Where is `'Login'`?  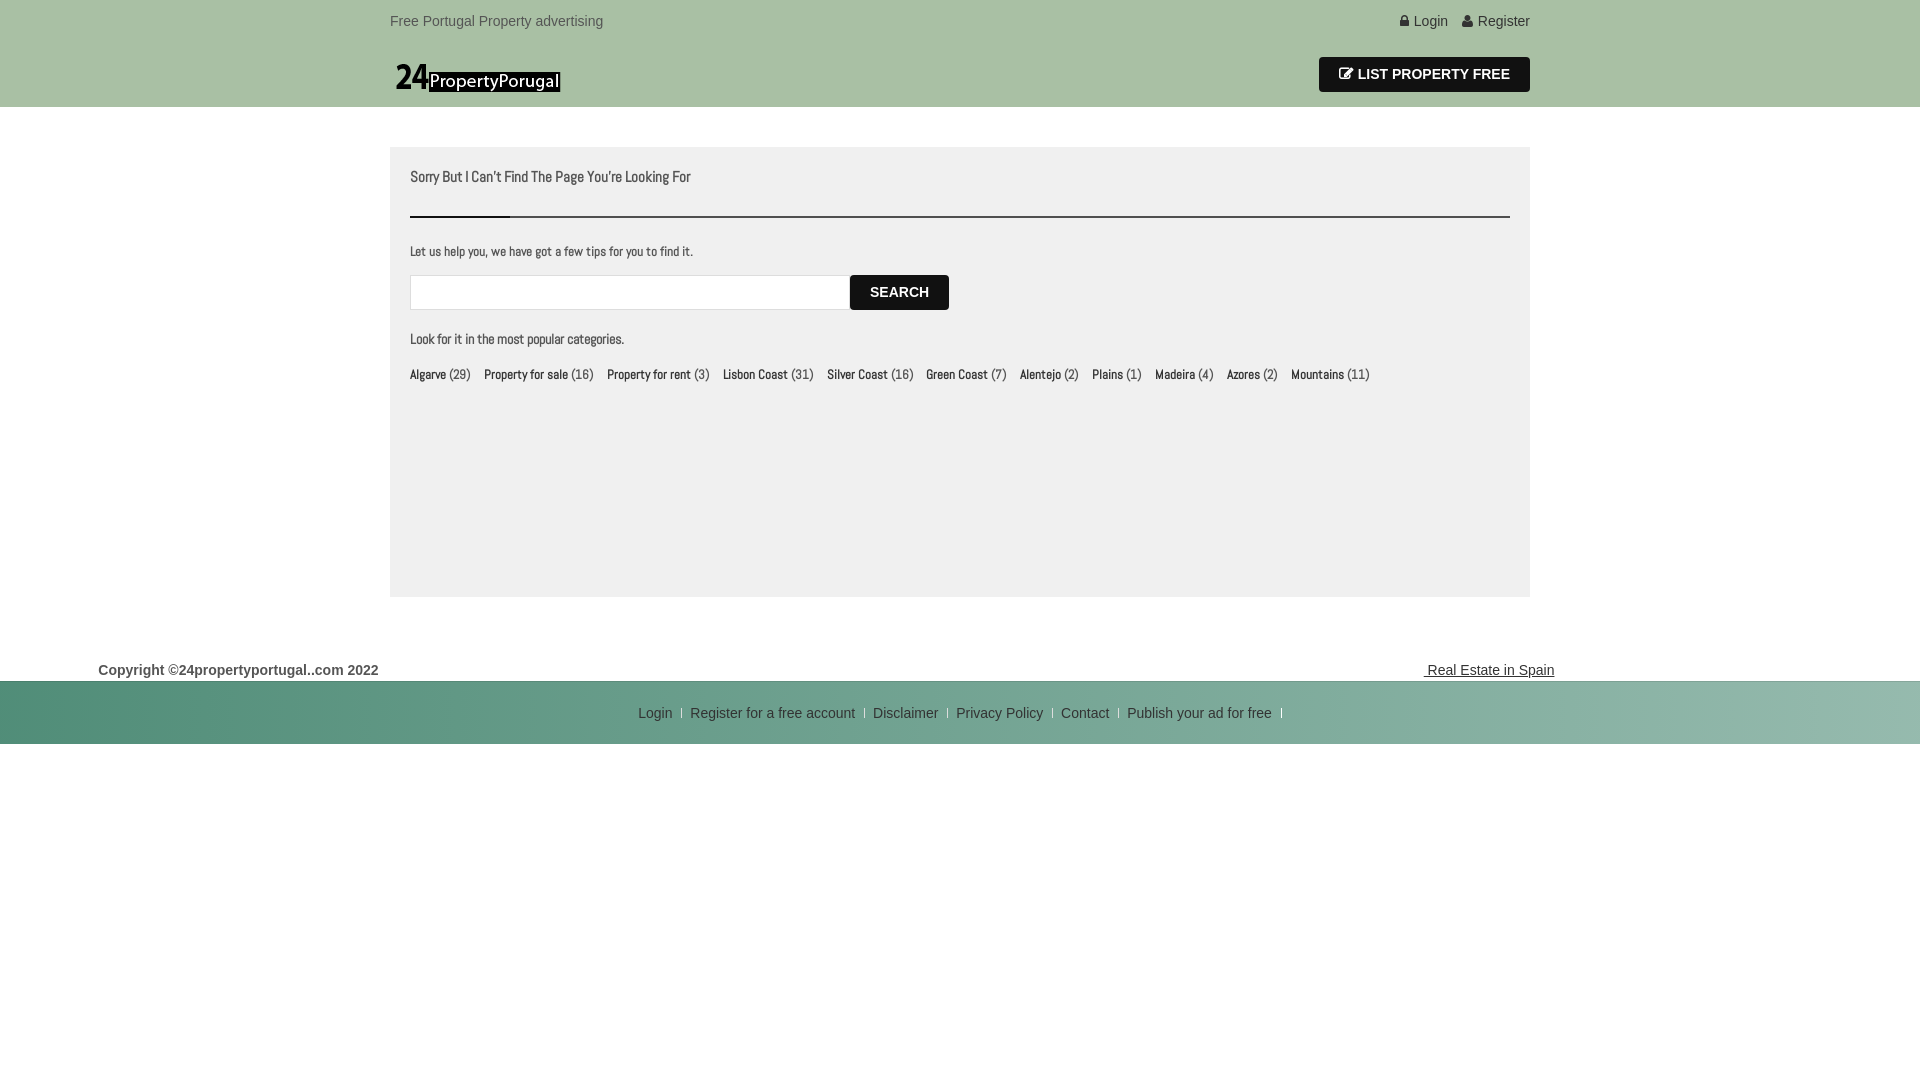
'Login' is located at coordinates (637, 712).